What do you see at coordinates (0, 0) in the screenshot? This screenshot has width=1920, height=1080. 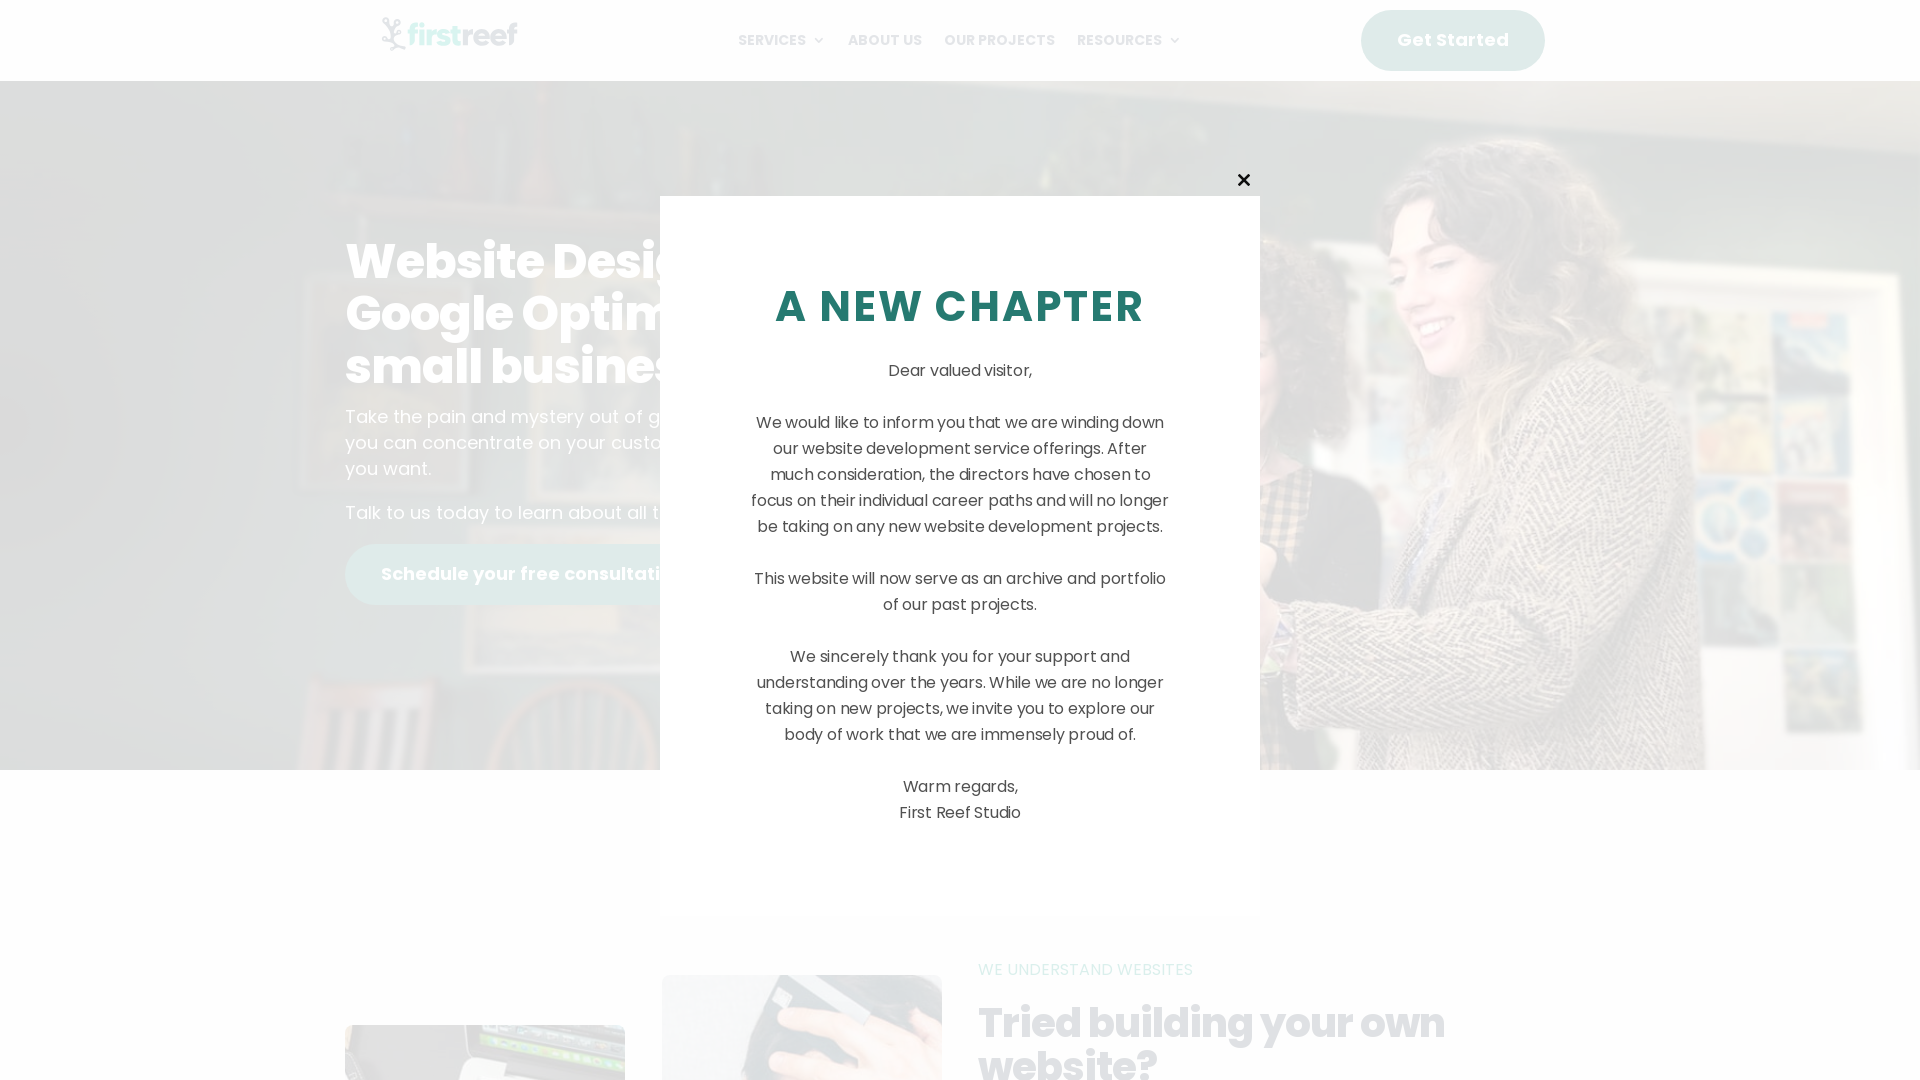 I see `'Skip to content'` at bounding box center [0, 0].